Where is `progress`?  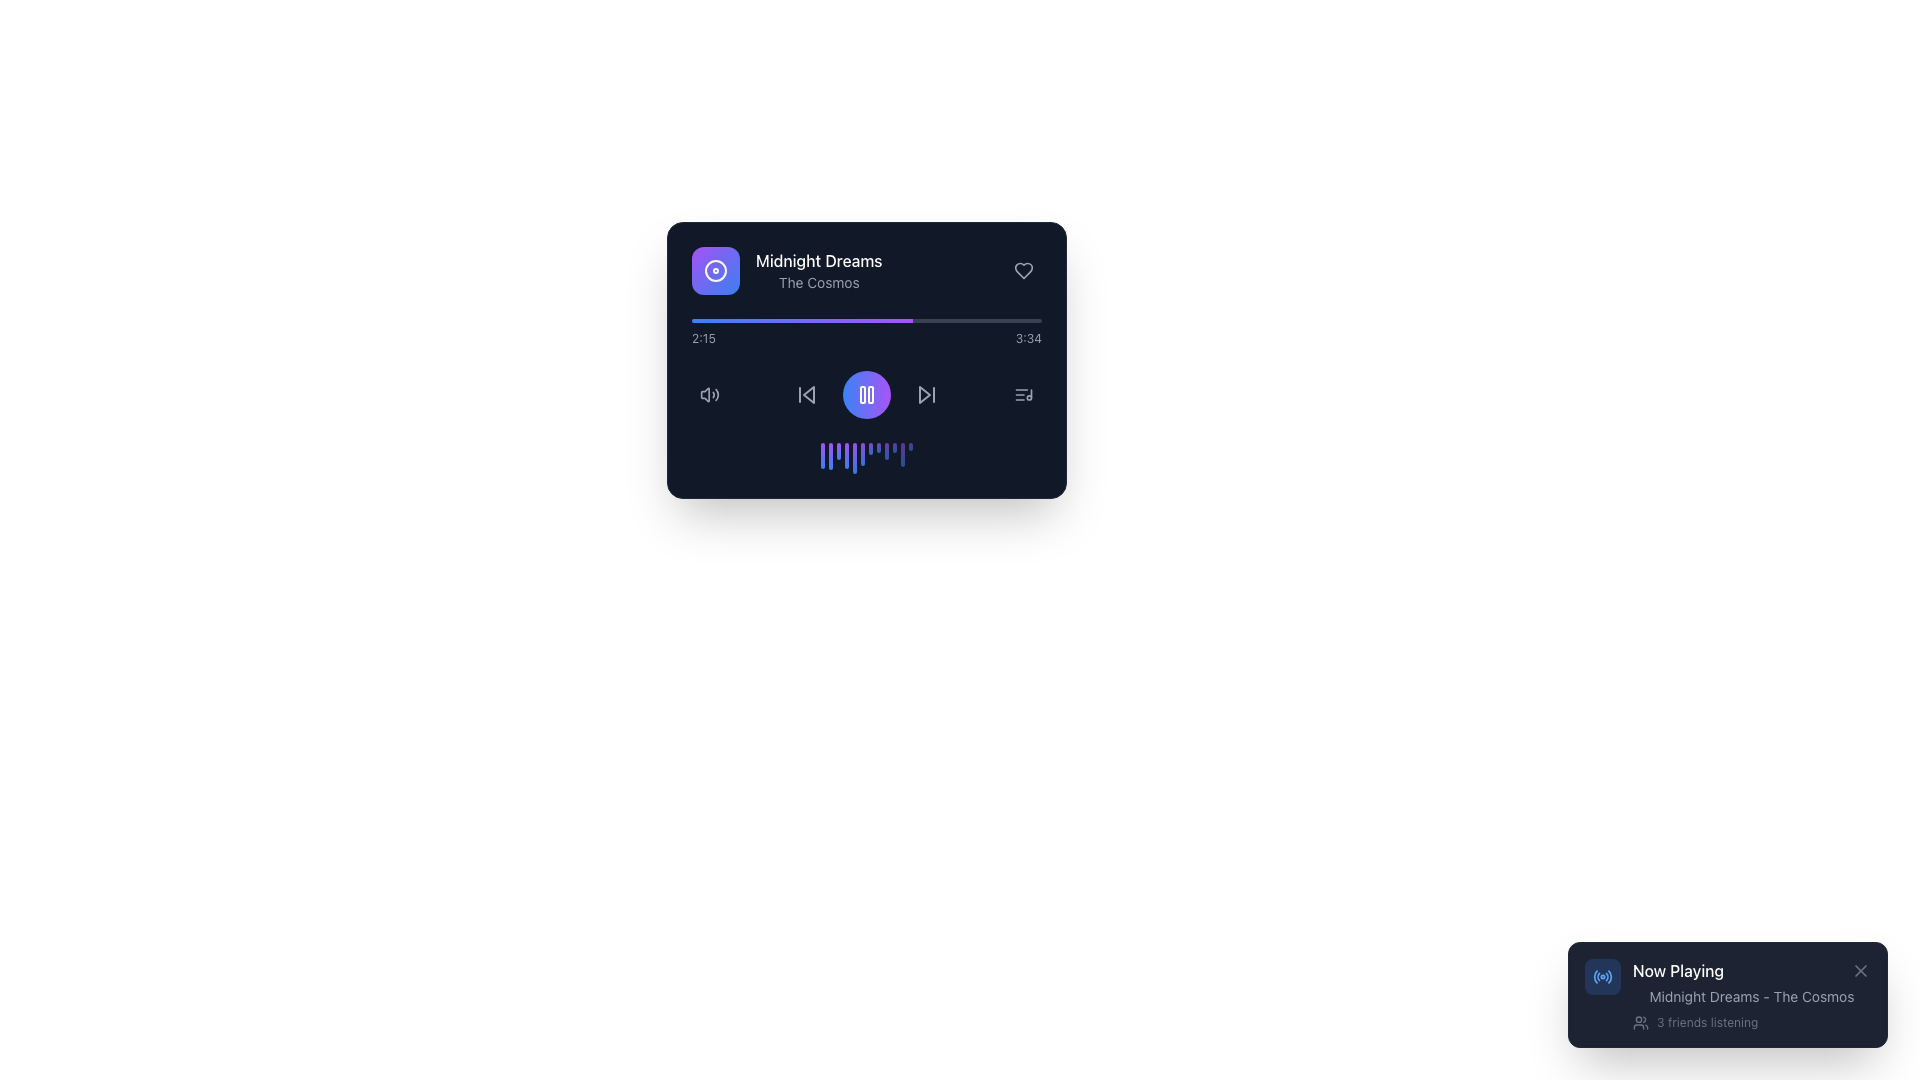
progress is located at coordinates (935, 319).